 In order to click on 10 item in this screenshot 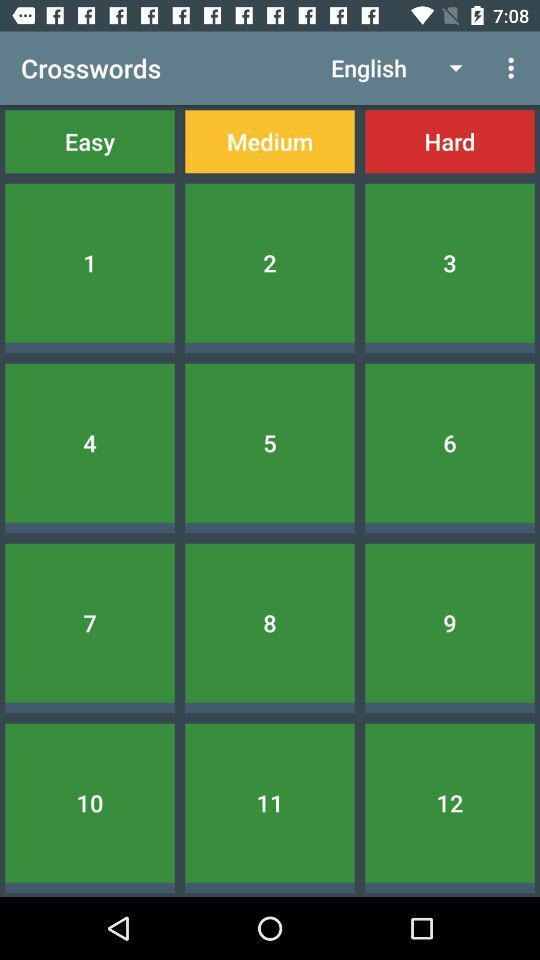, I will do `click(89, 803)`.